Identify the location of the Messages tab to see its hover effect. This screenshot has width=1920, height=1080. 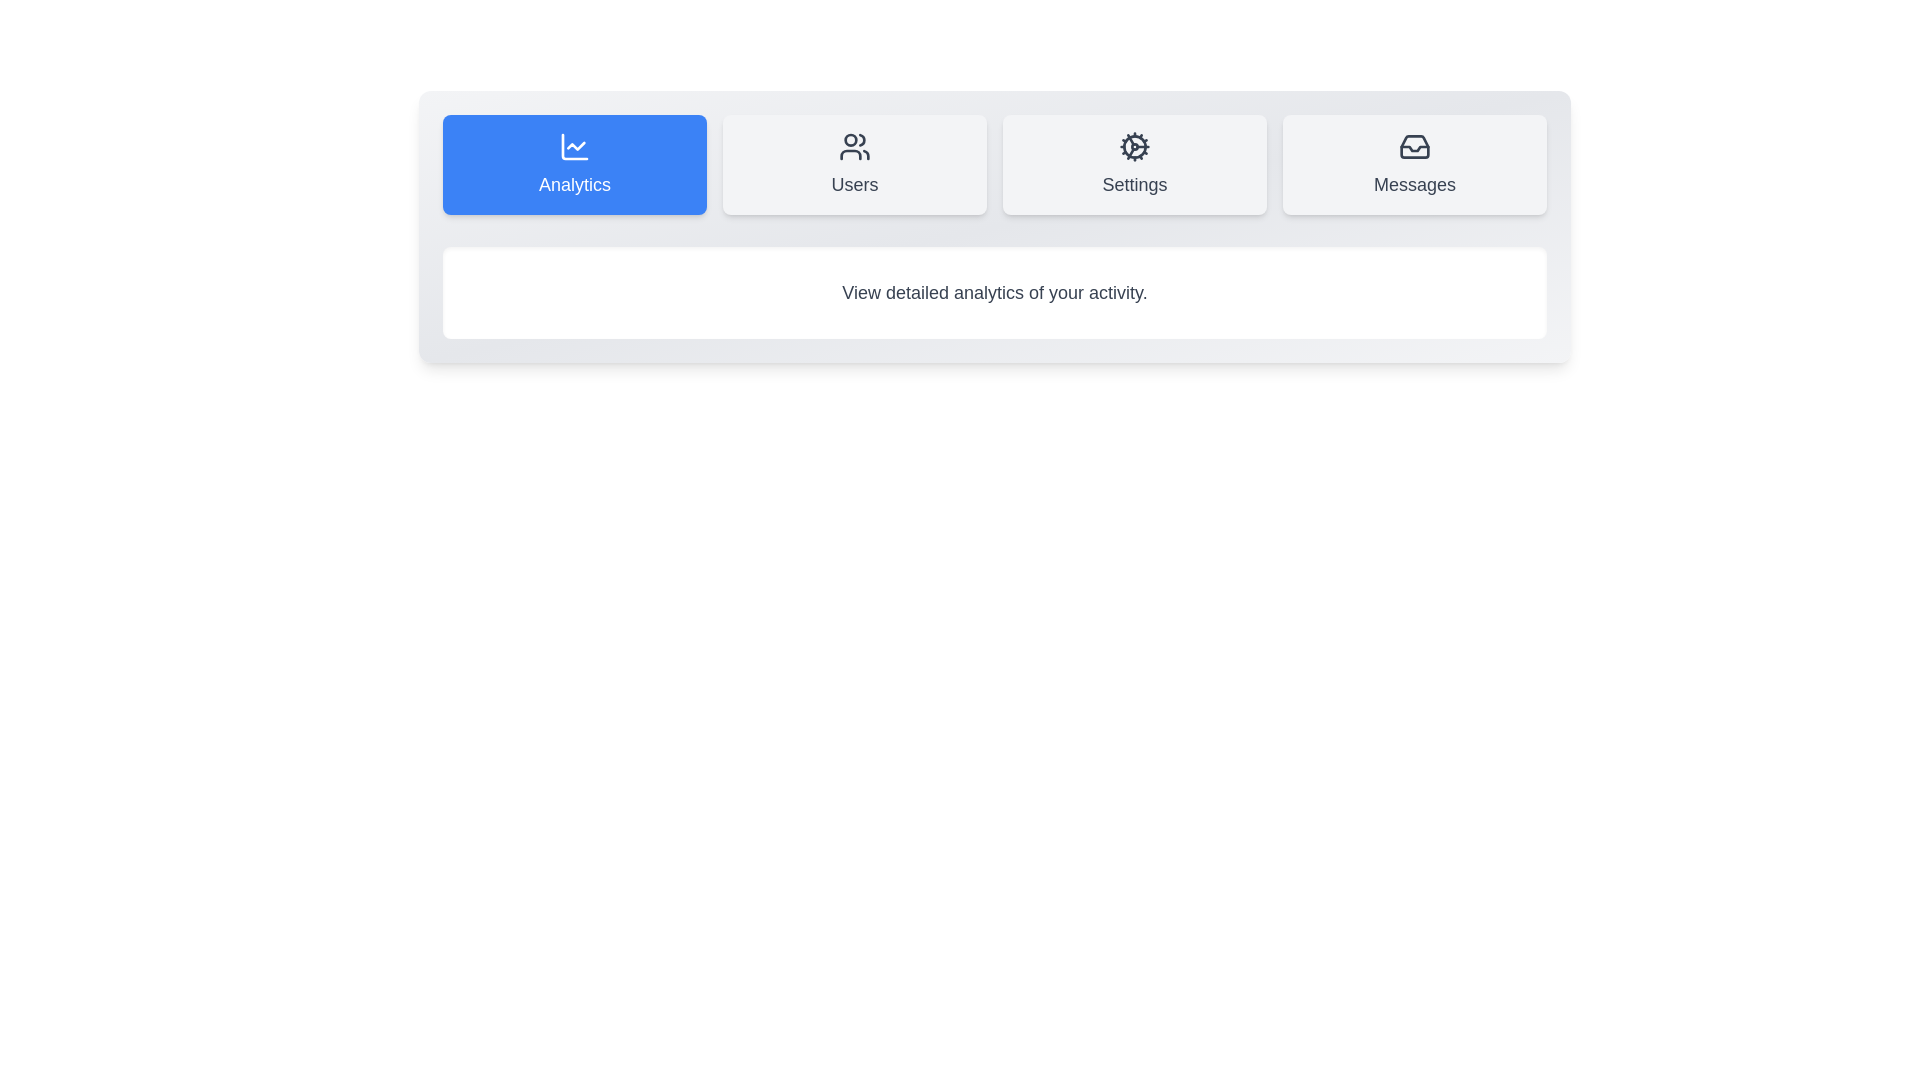
(1414, 164).